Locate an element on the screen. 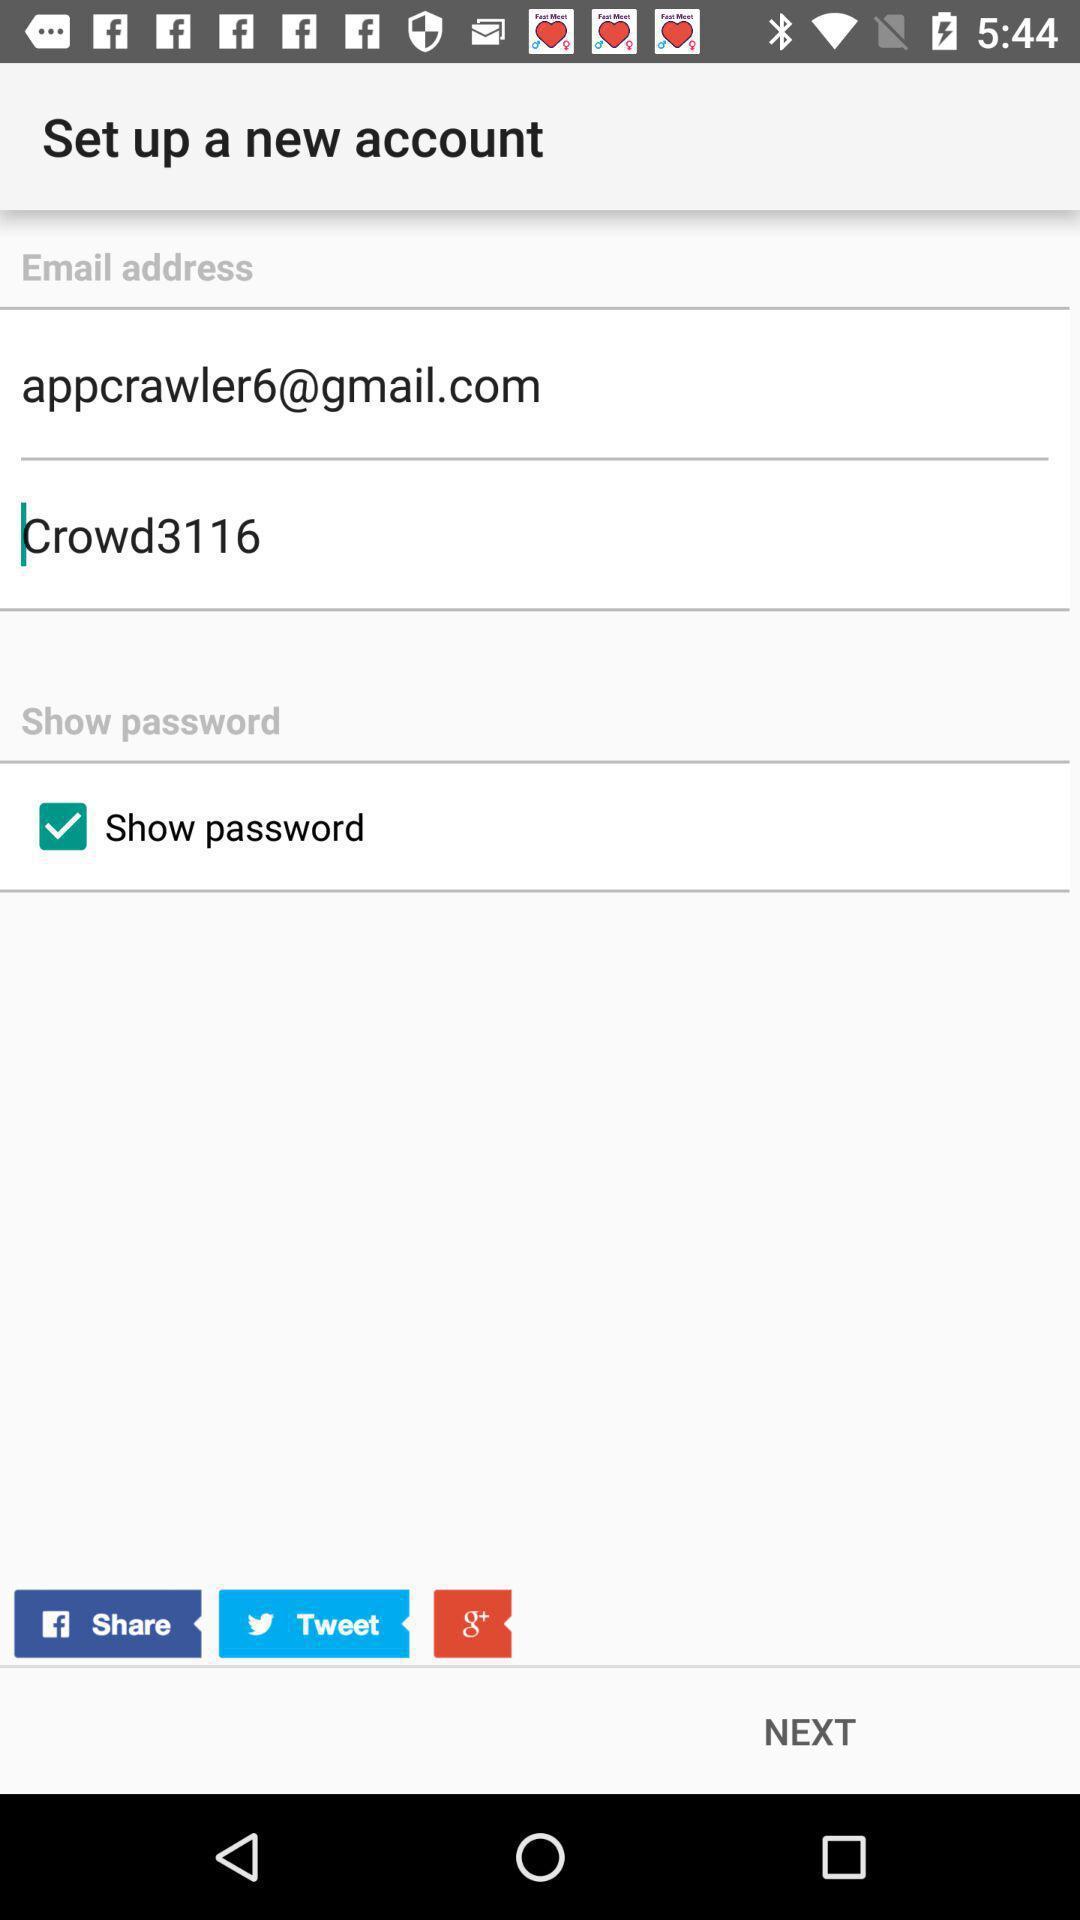 The height and width of the screenshot is (1920, 1080). the icon to the left of next item is located at coordinates (261, 1624).